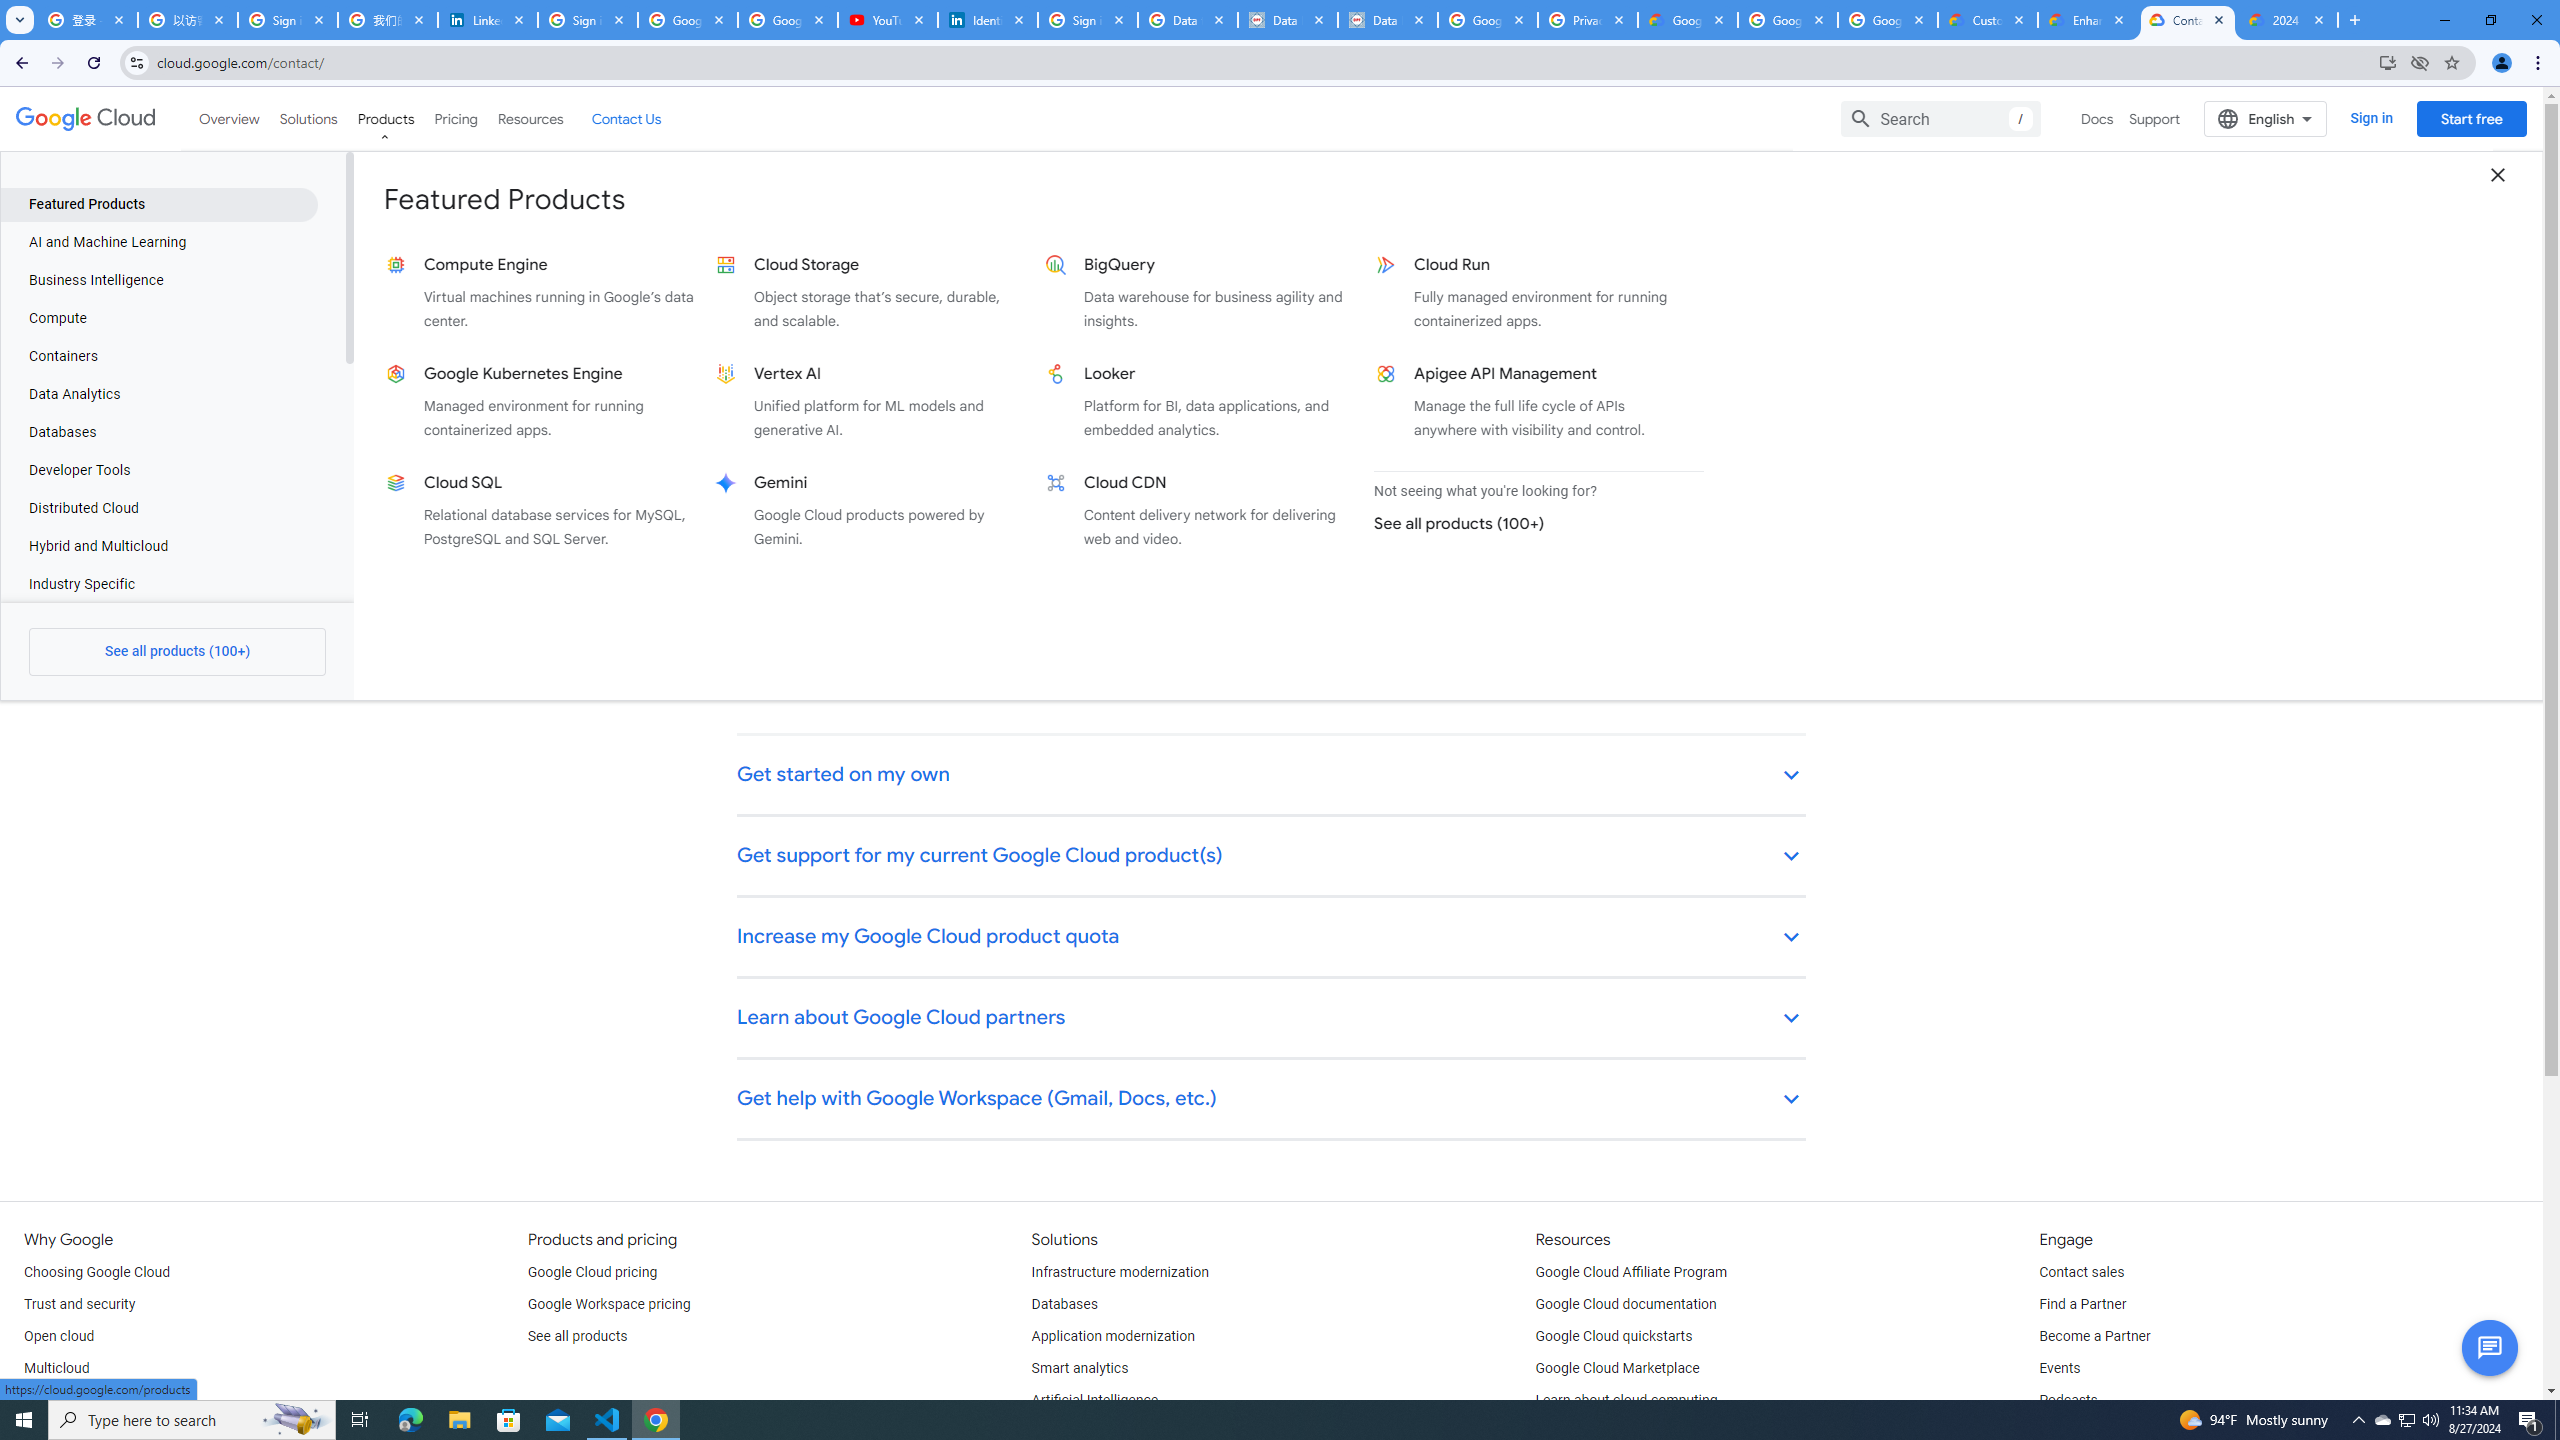 This screenshot has width=2560, height=1440. What do you see at coordinates (529, 118) in the screenshot?
I see `'Resources'` at bounding box center [529, 118].